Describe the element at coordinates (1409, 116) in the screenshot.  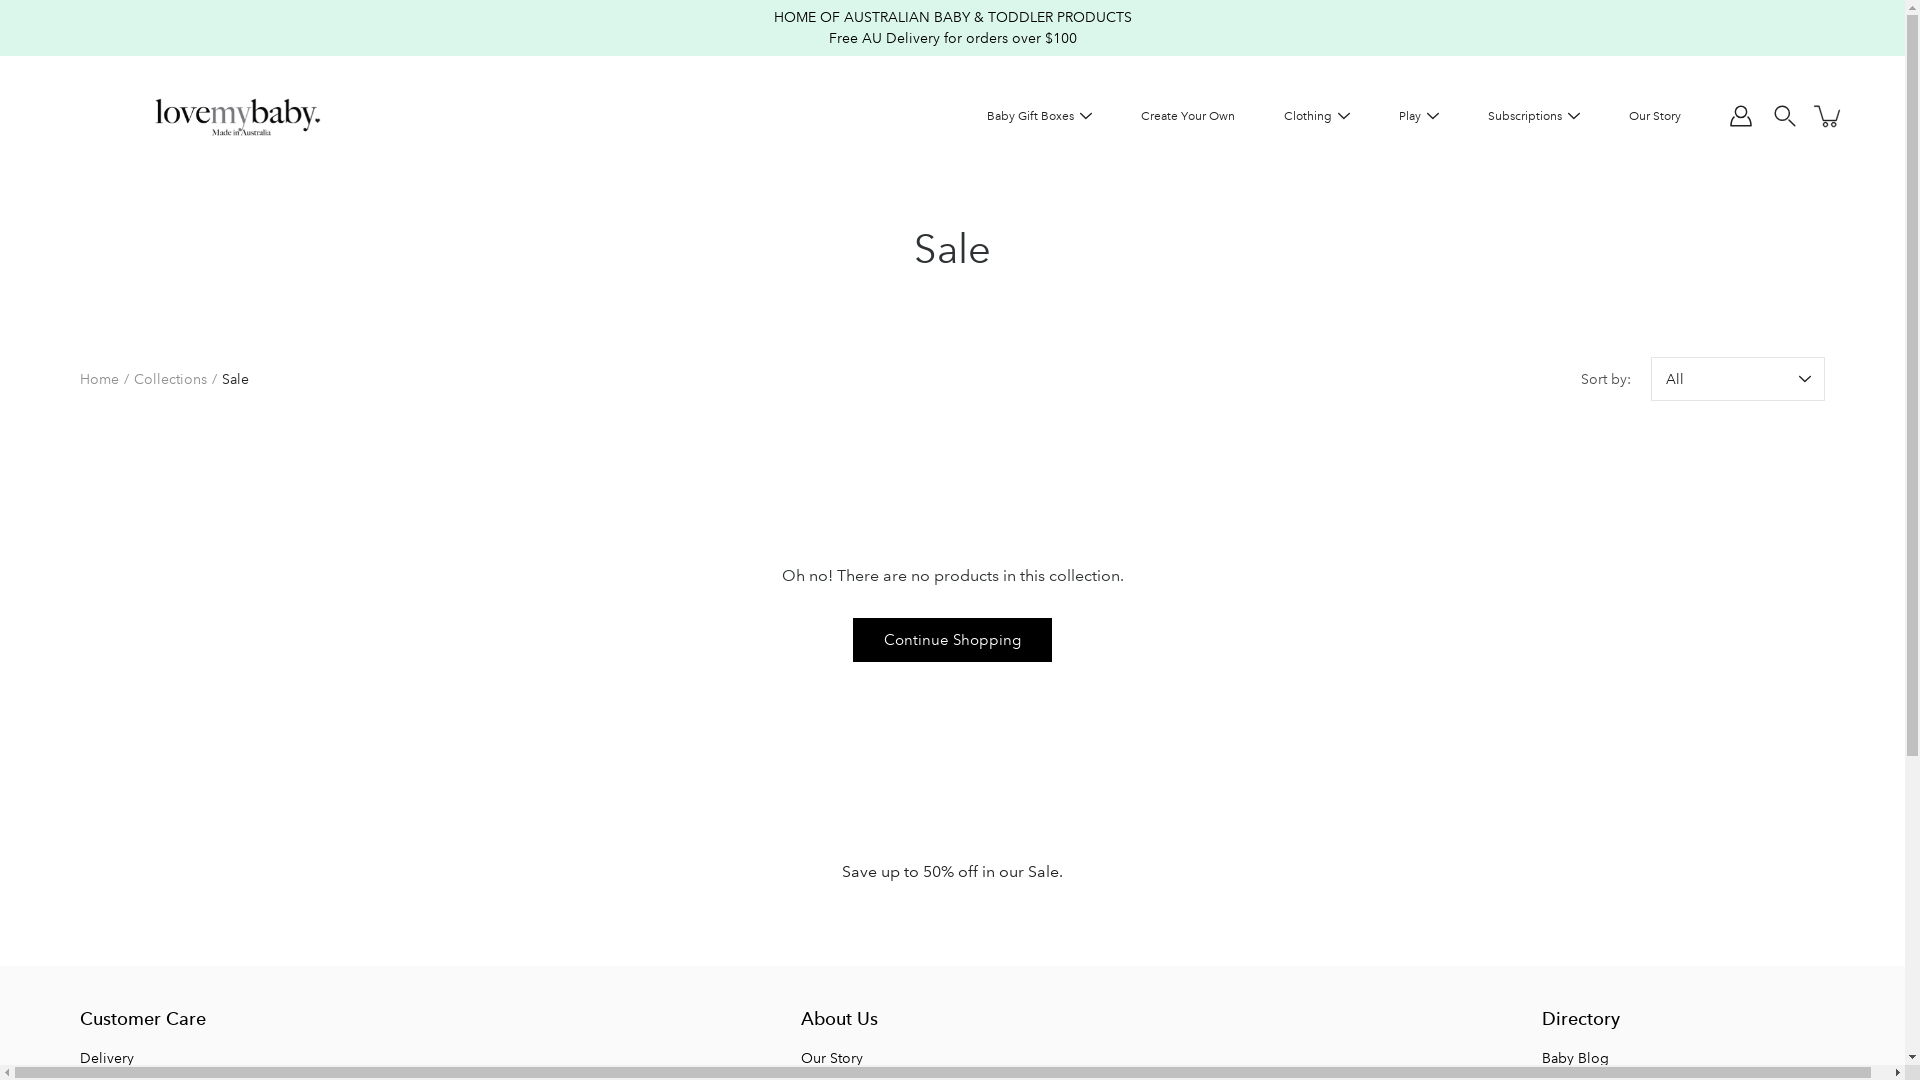
I see `'Play'` at that location.